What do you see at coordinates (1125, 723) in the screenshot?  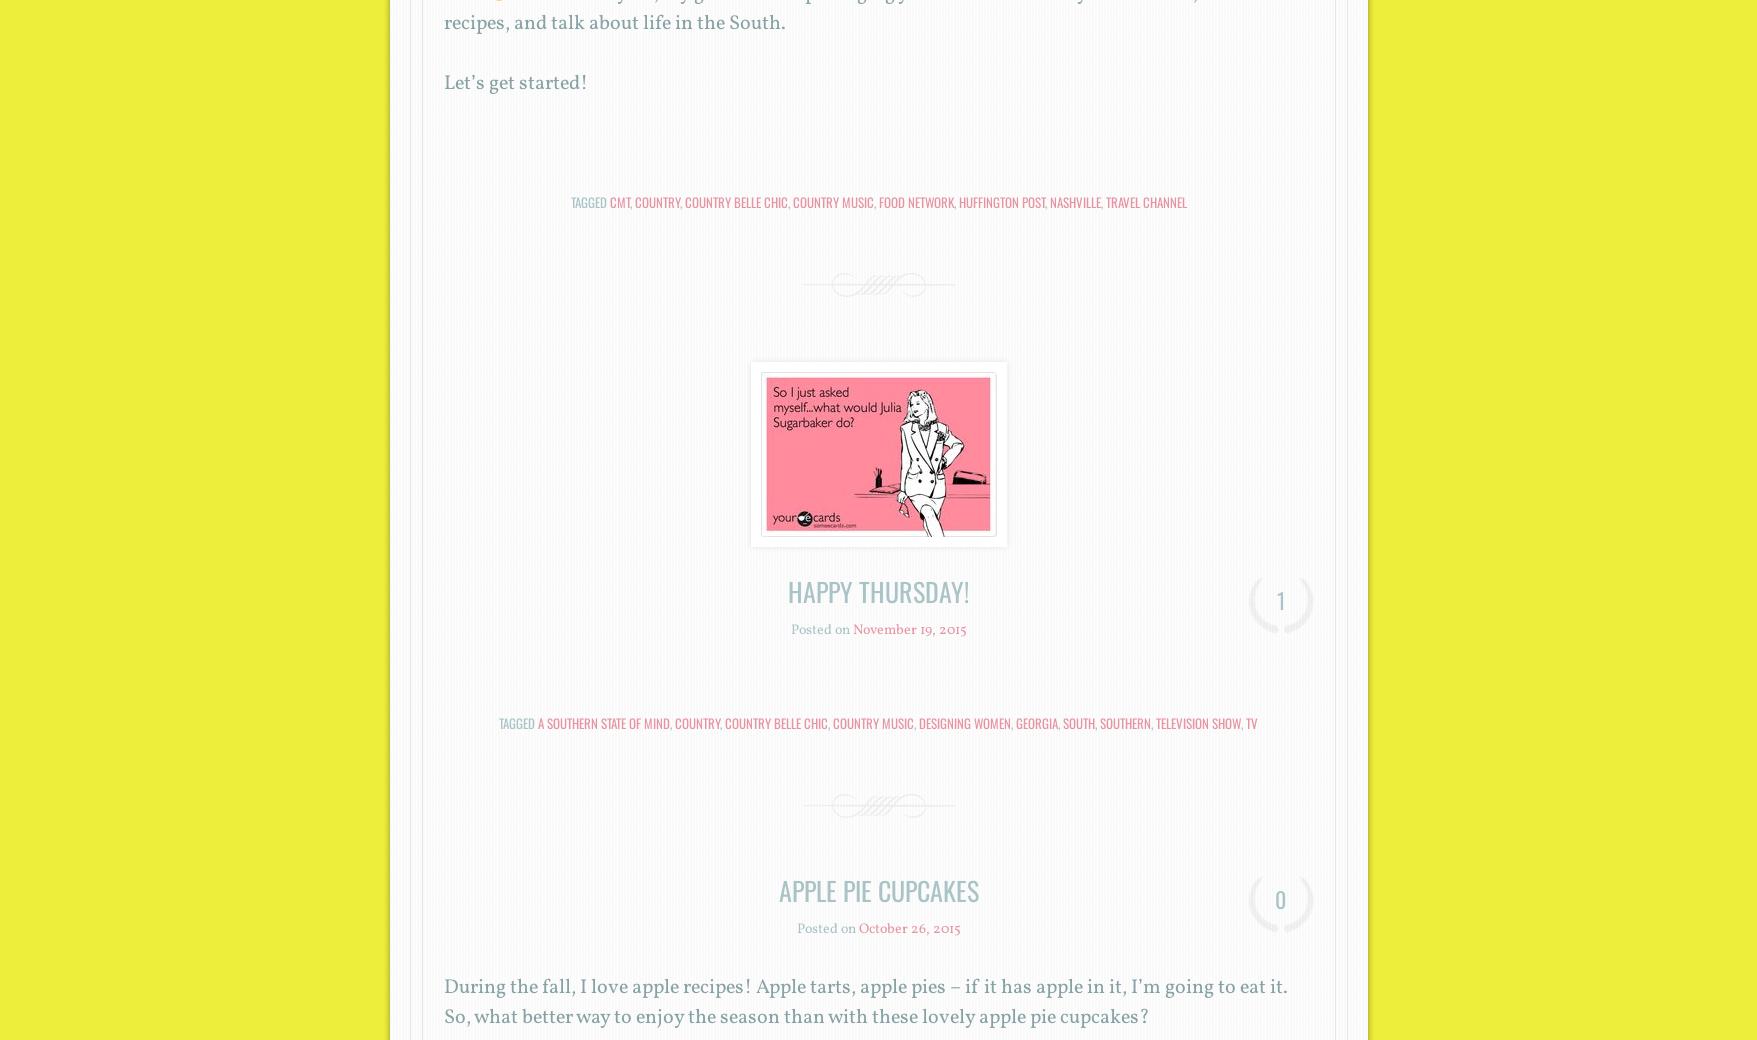 I see `'southern'` at bounding box center [1125, 723].